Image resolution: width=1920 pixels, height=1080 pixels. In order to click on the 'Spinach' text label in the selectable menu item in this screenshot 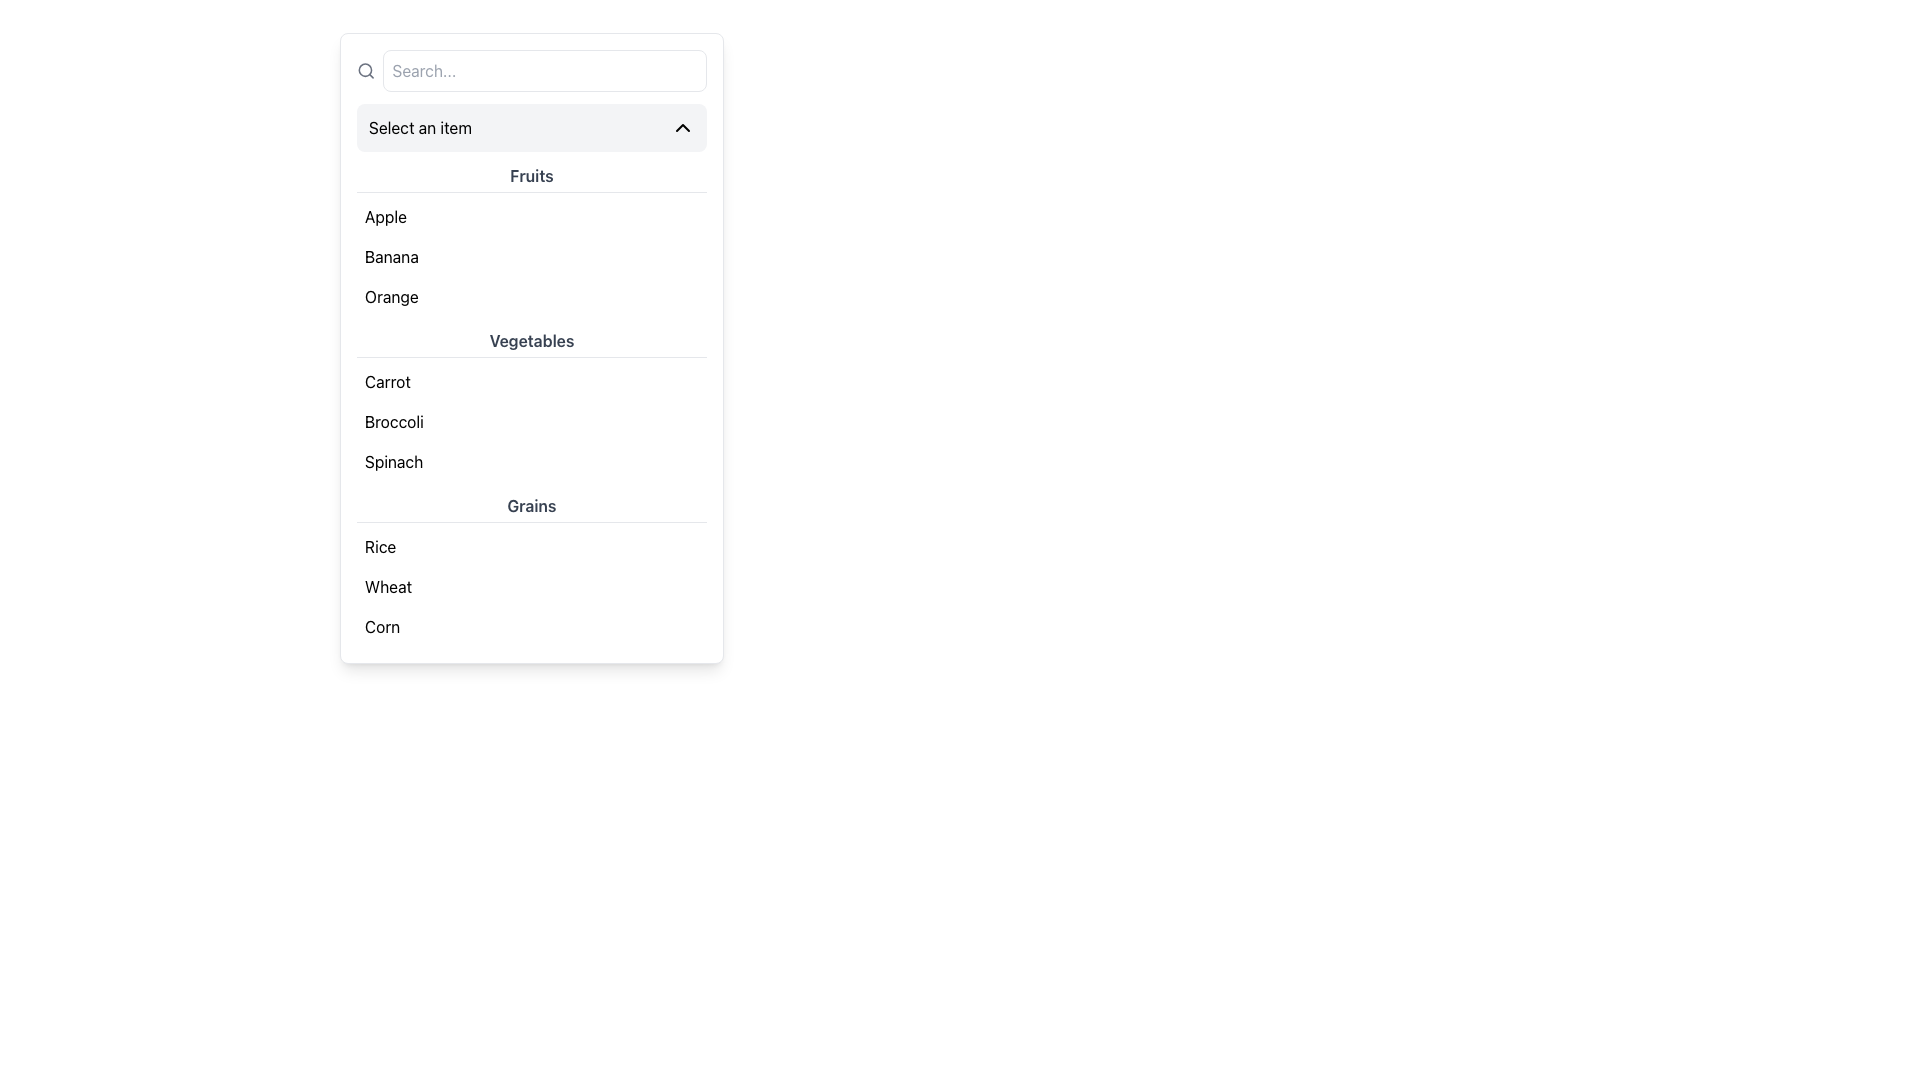, I will do `click(394, 462)`.